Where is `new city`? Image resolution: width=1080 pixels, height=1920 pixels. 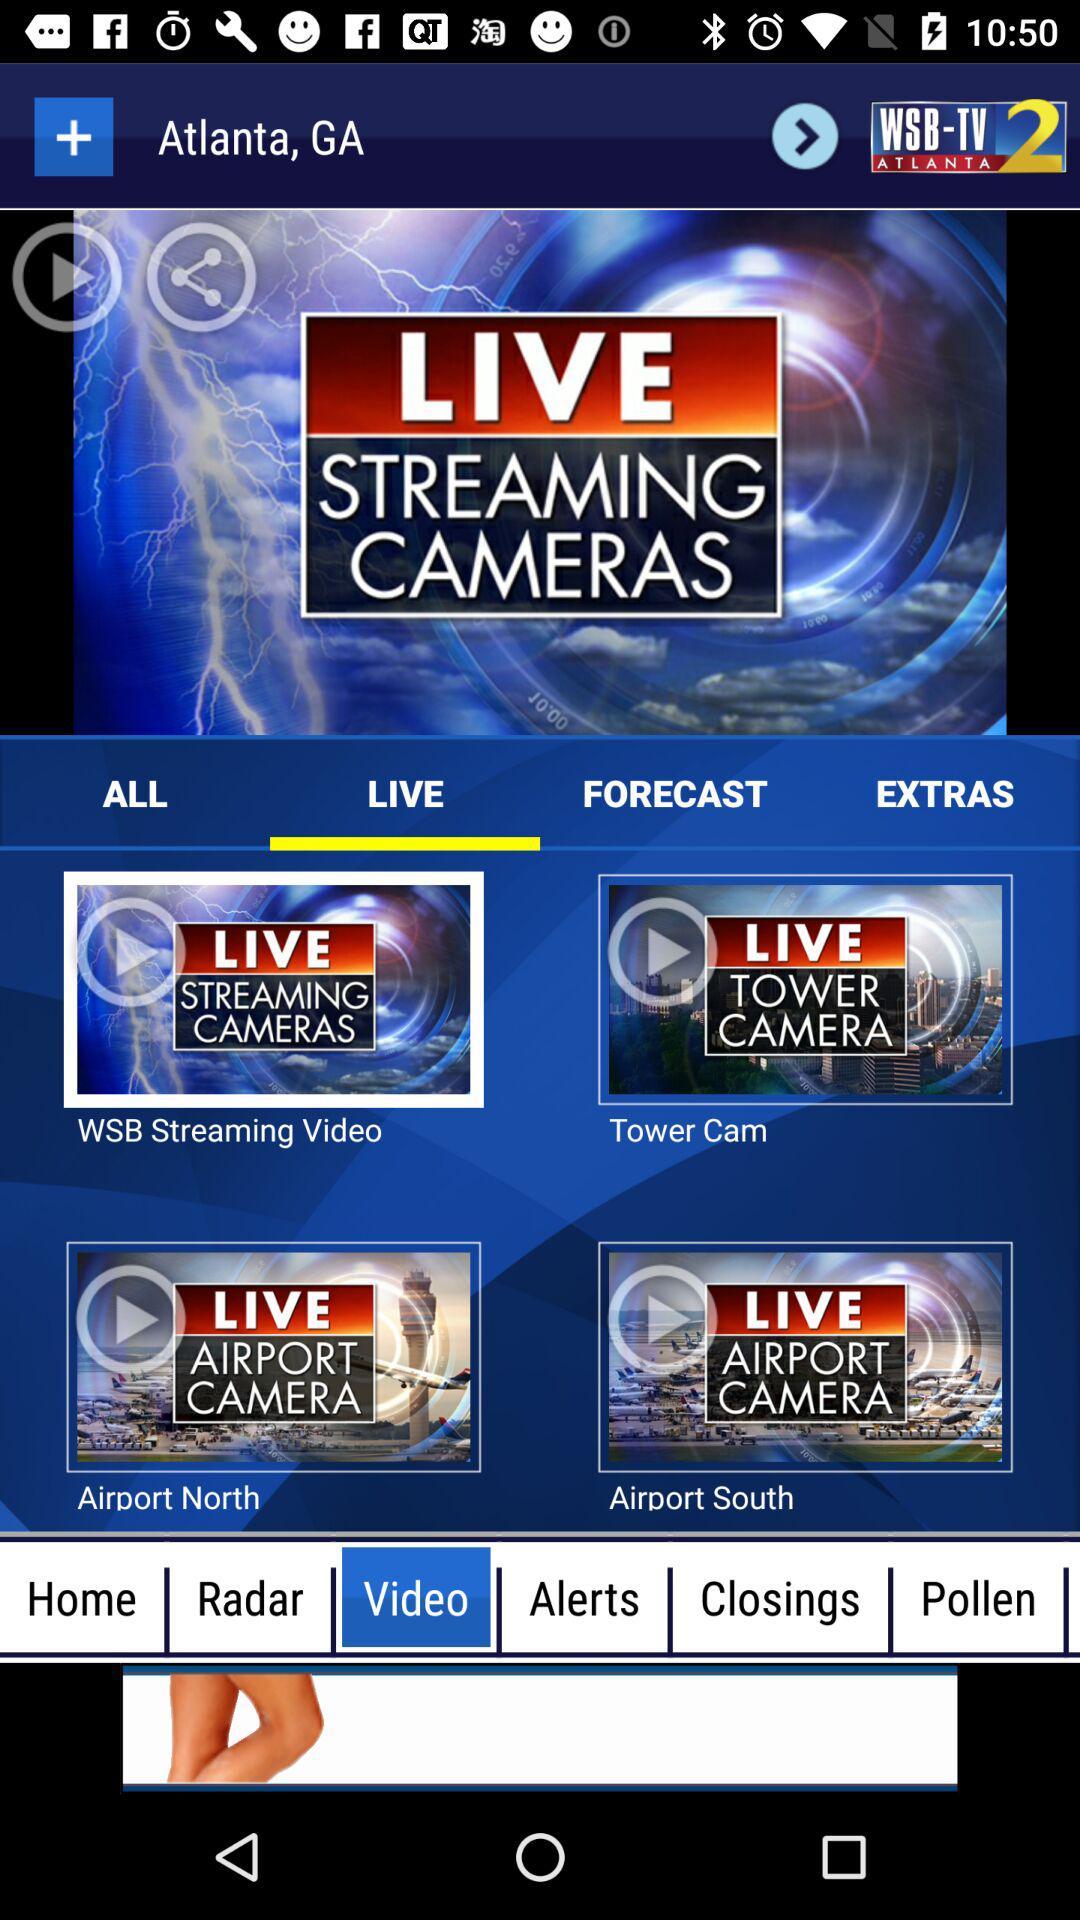
new city is located at coordinates (72, 135).